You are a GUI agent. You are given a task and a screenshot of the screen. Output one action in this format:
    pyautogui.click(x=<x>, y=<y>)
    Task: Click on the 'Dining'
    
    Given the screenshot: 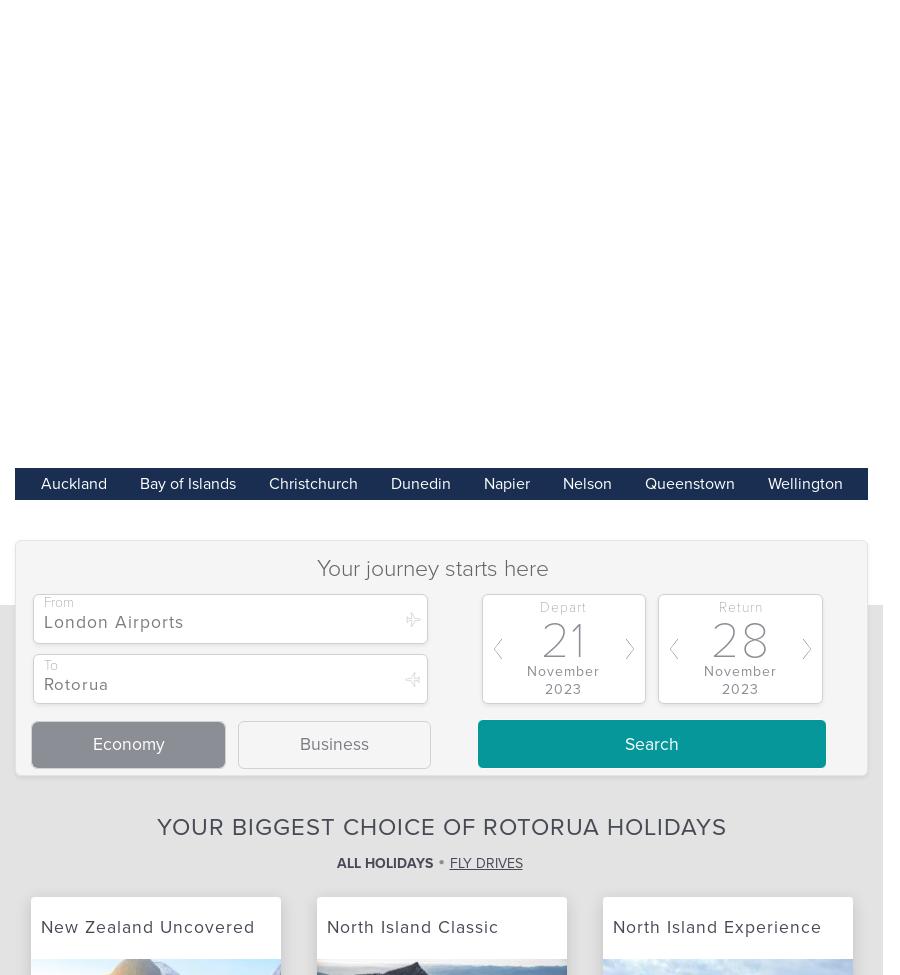 What is the action you would take?
    pyautogui.click(x=213, y=911)
    